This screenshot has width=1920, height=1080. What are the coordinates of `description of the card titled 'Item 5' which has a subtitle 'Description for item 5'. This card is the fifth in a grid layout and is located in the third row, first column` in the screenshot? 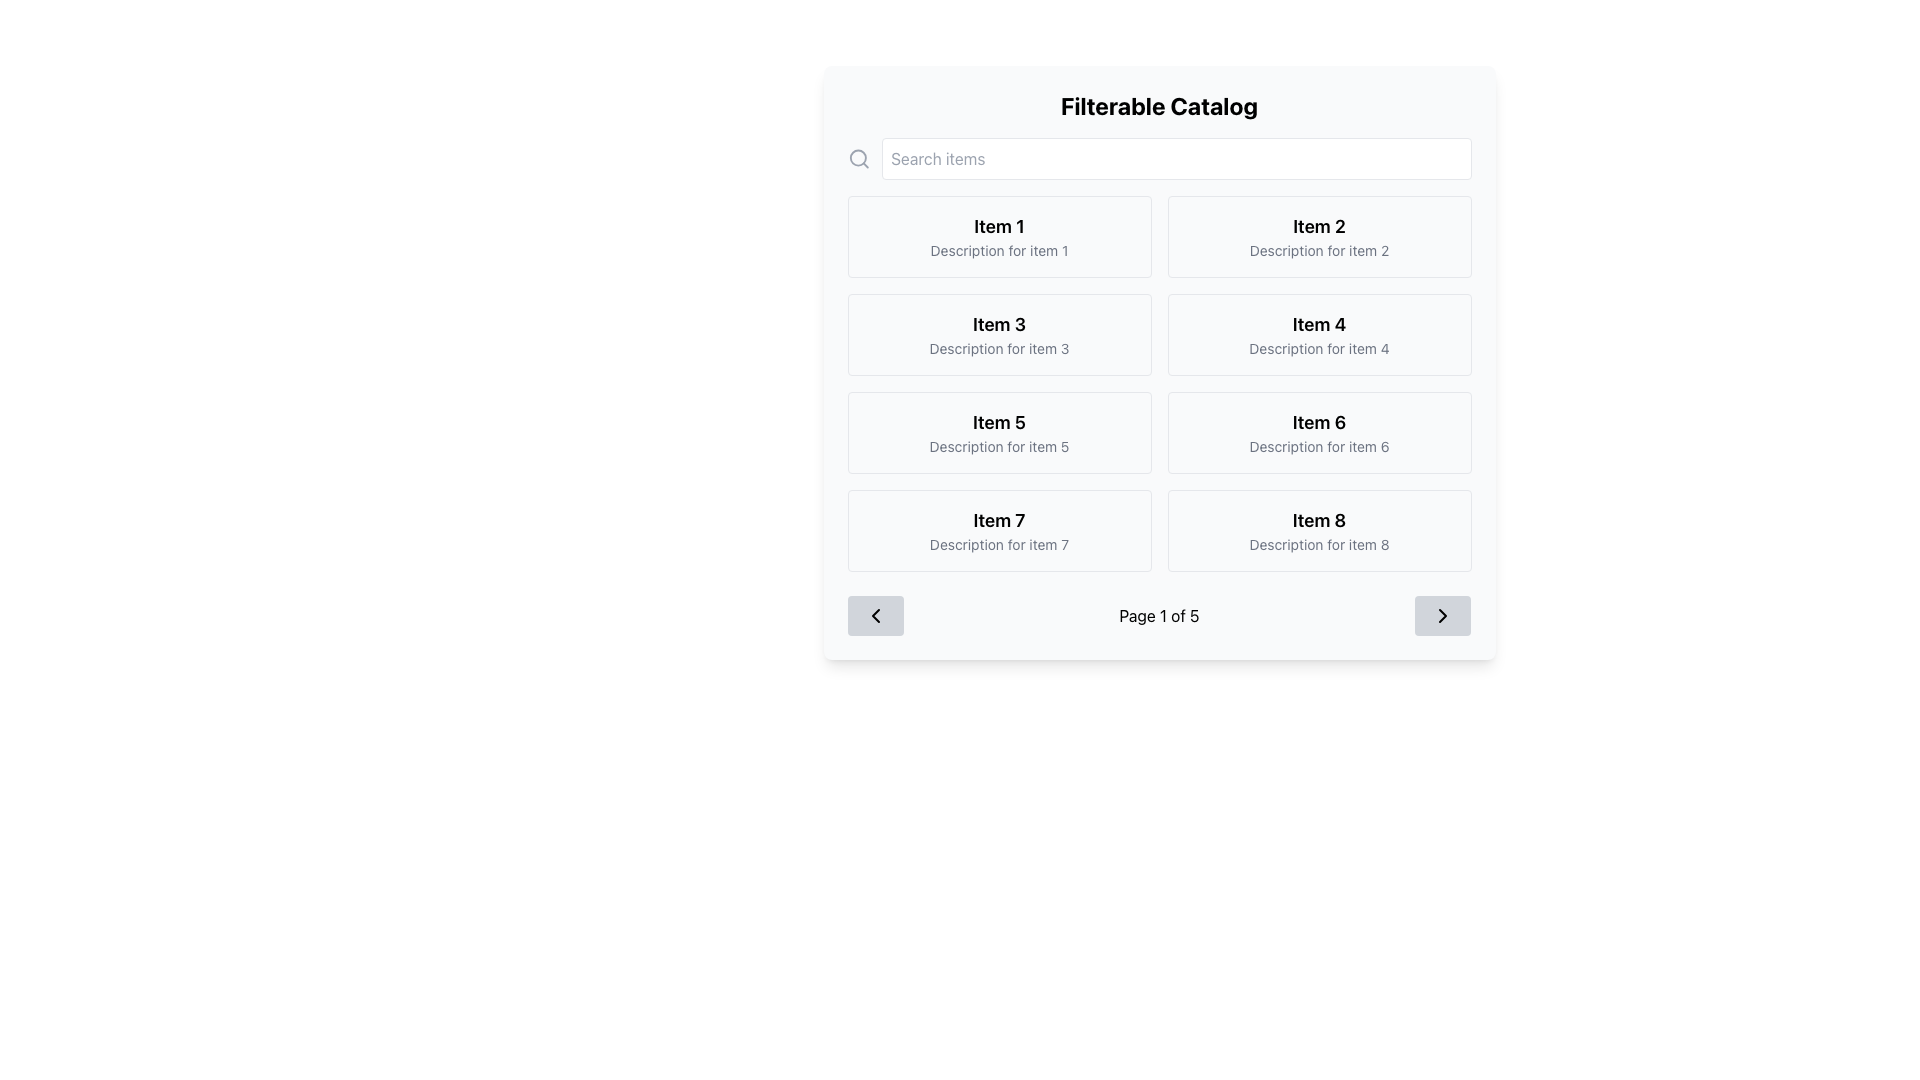 It's located at (999, 431).